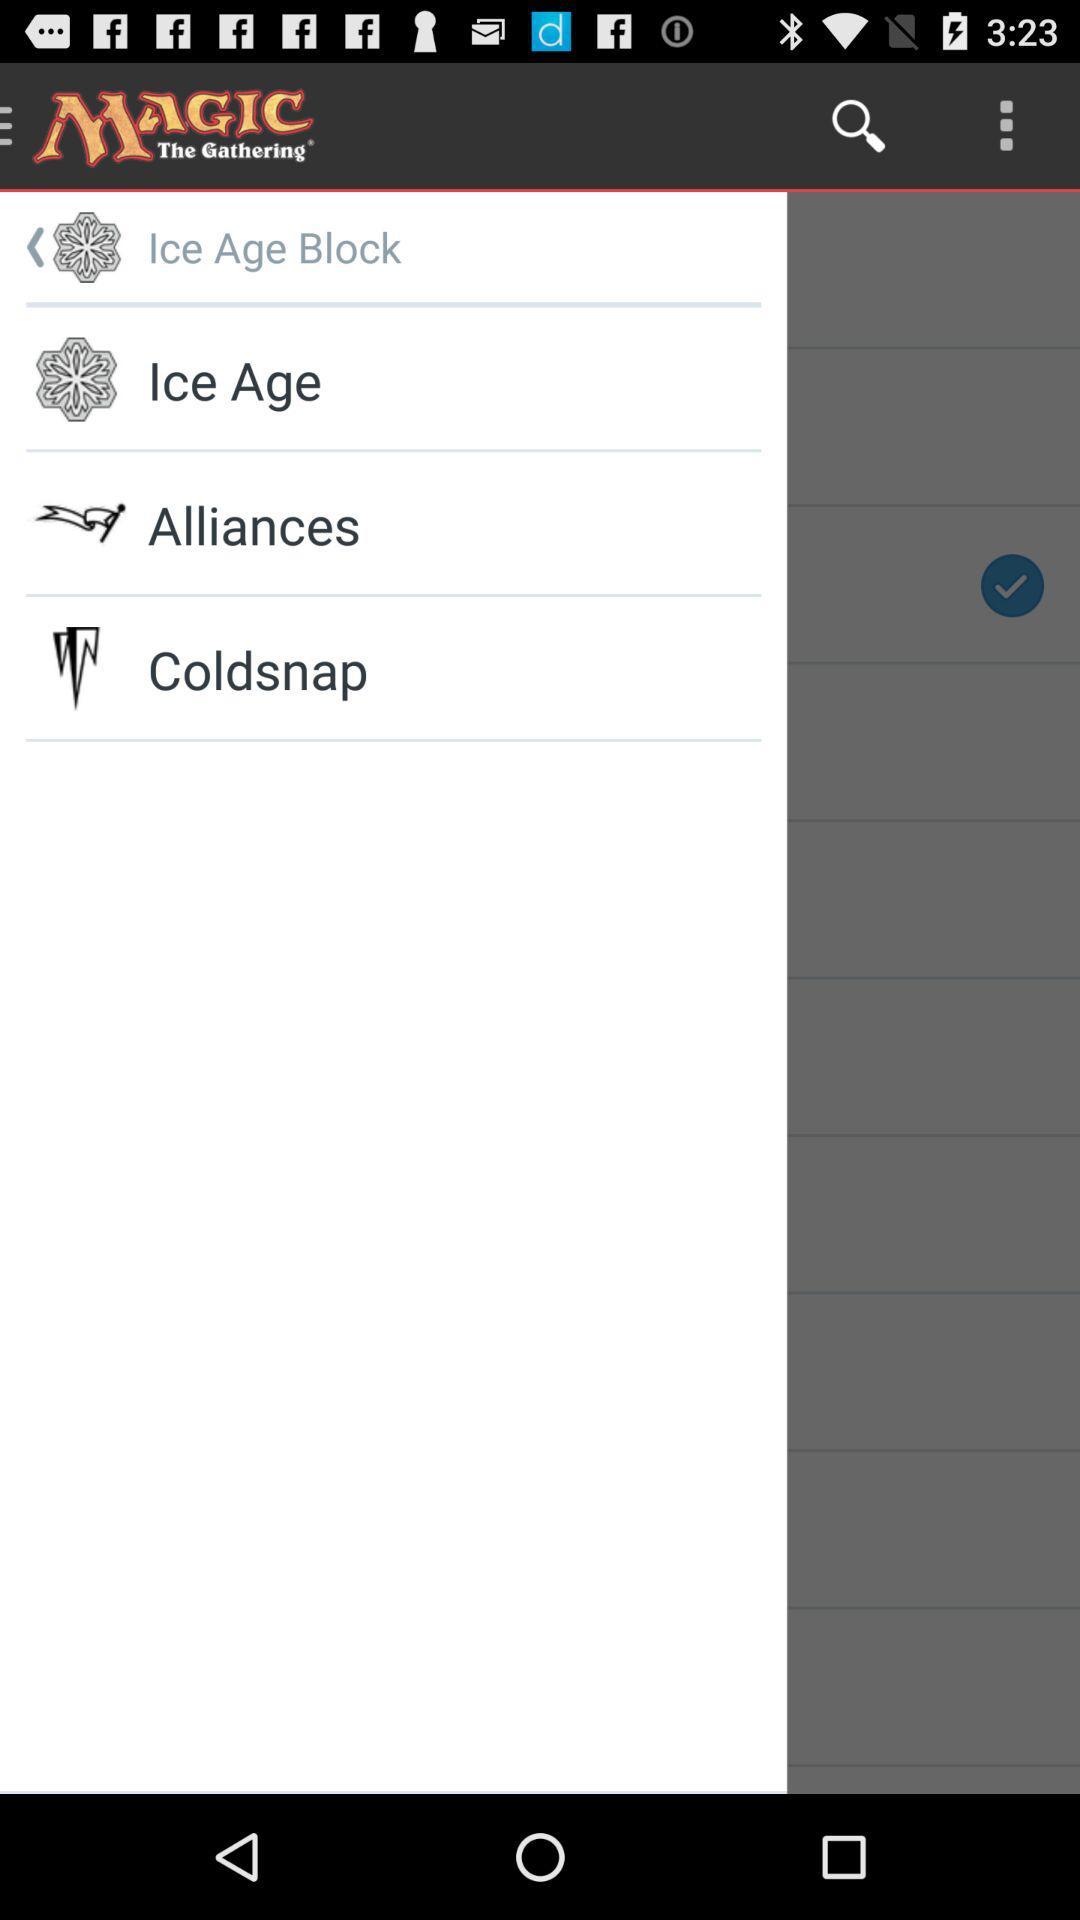 This screenshot has width=1080, height=1920. Describe the element at coordinates (1013, 584) in the screenshot. I see `the icon tick` at that location.